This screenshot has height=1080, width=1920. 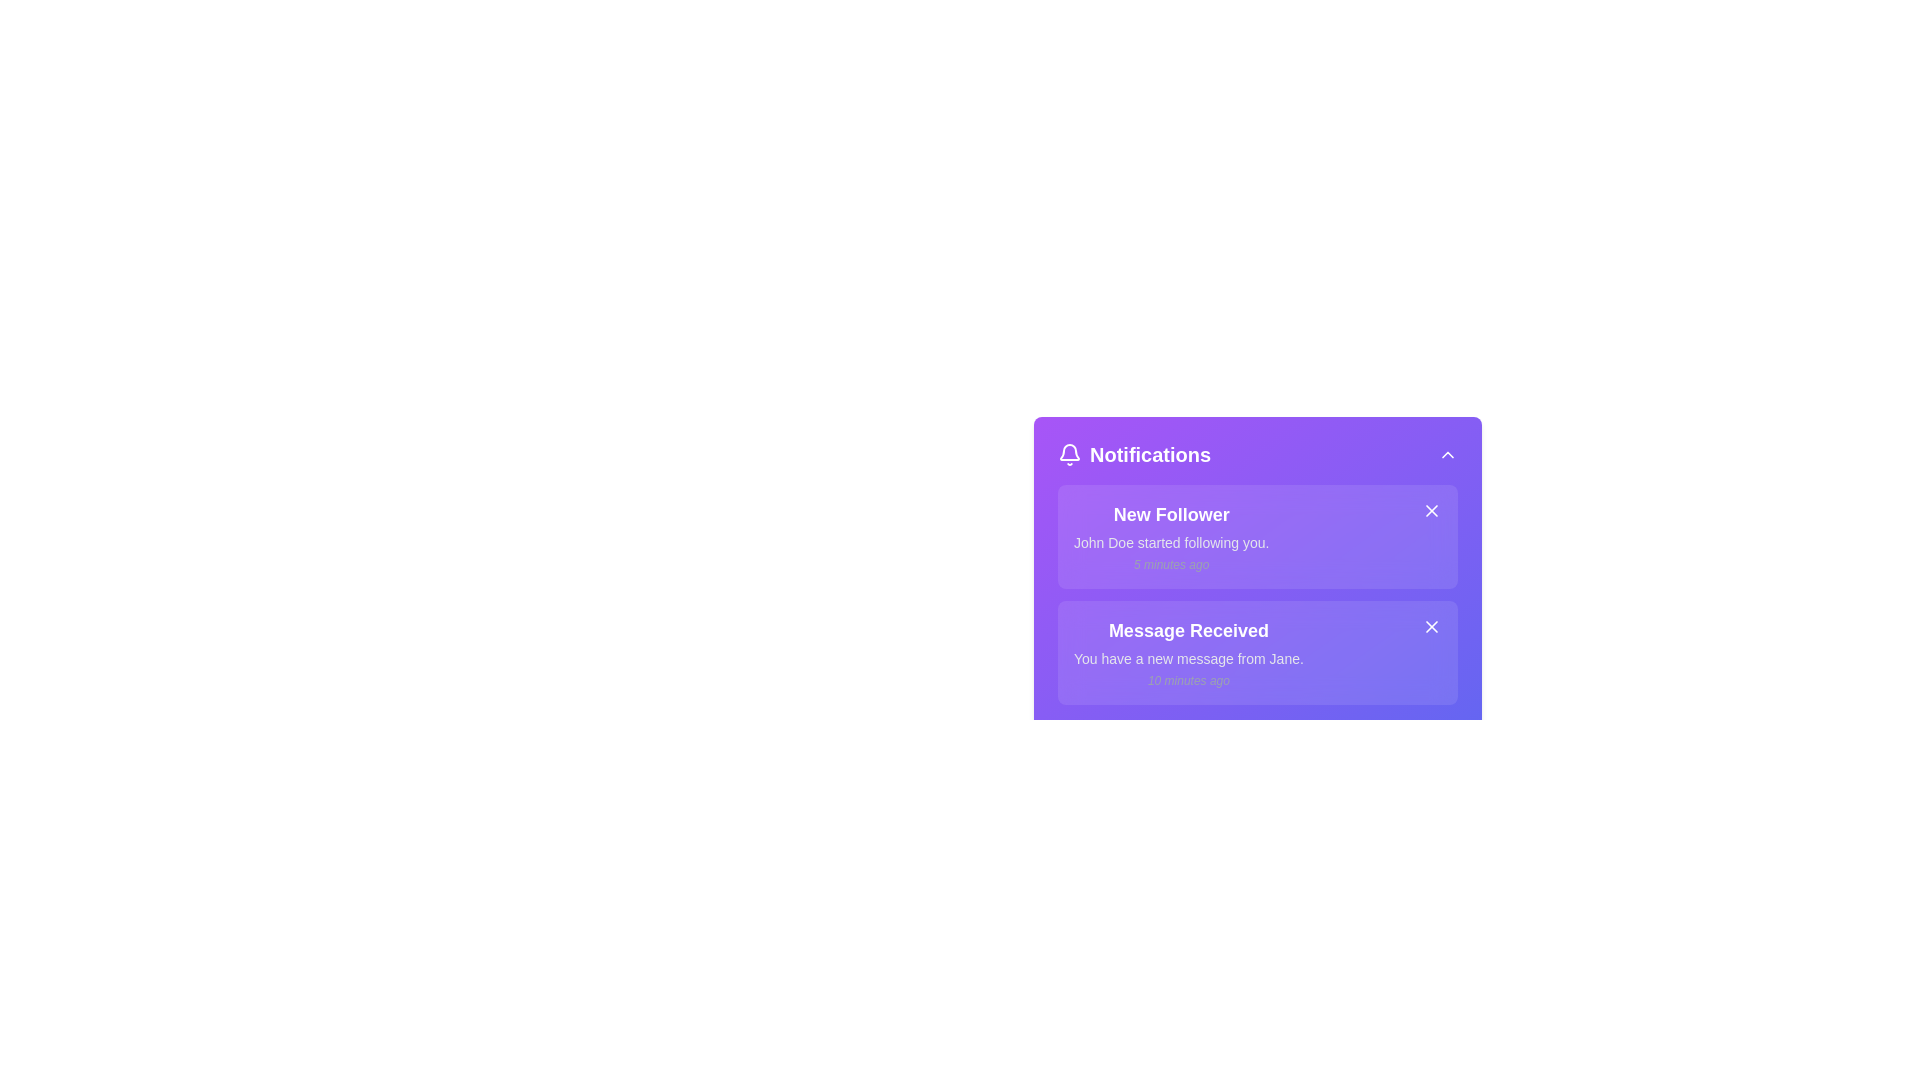 What do you see at coordinates (1430, 509) in the screenshot?
I see `the Close button in the top-right corner of the first notification card` at bounding box center [1430, 509].